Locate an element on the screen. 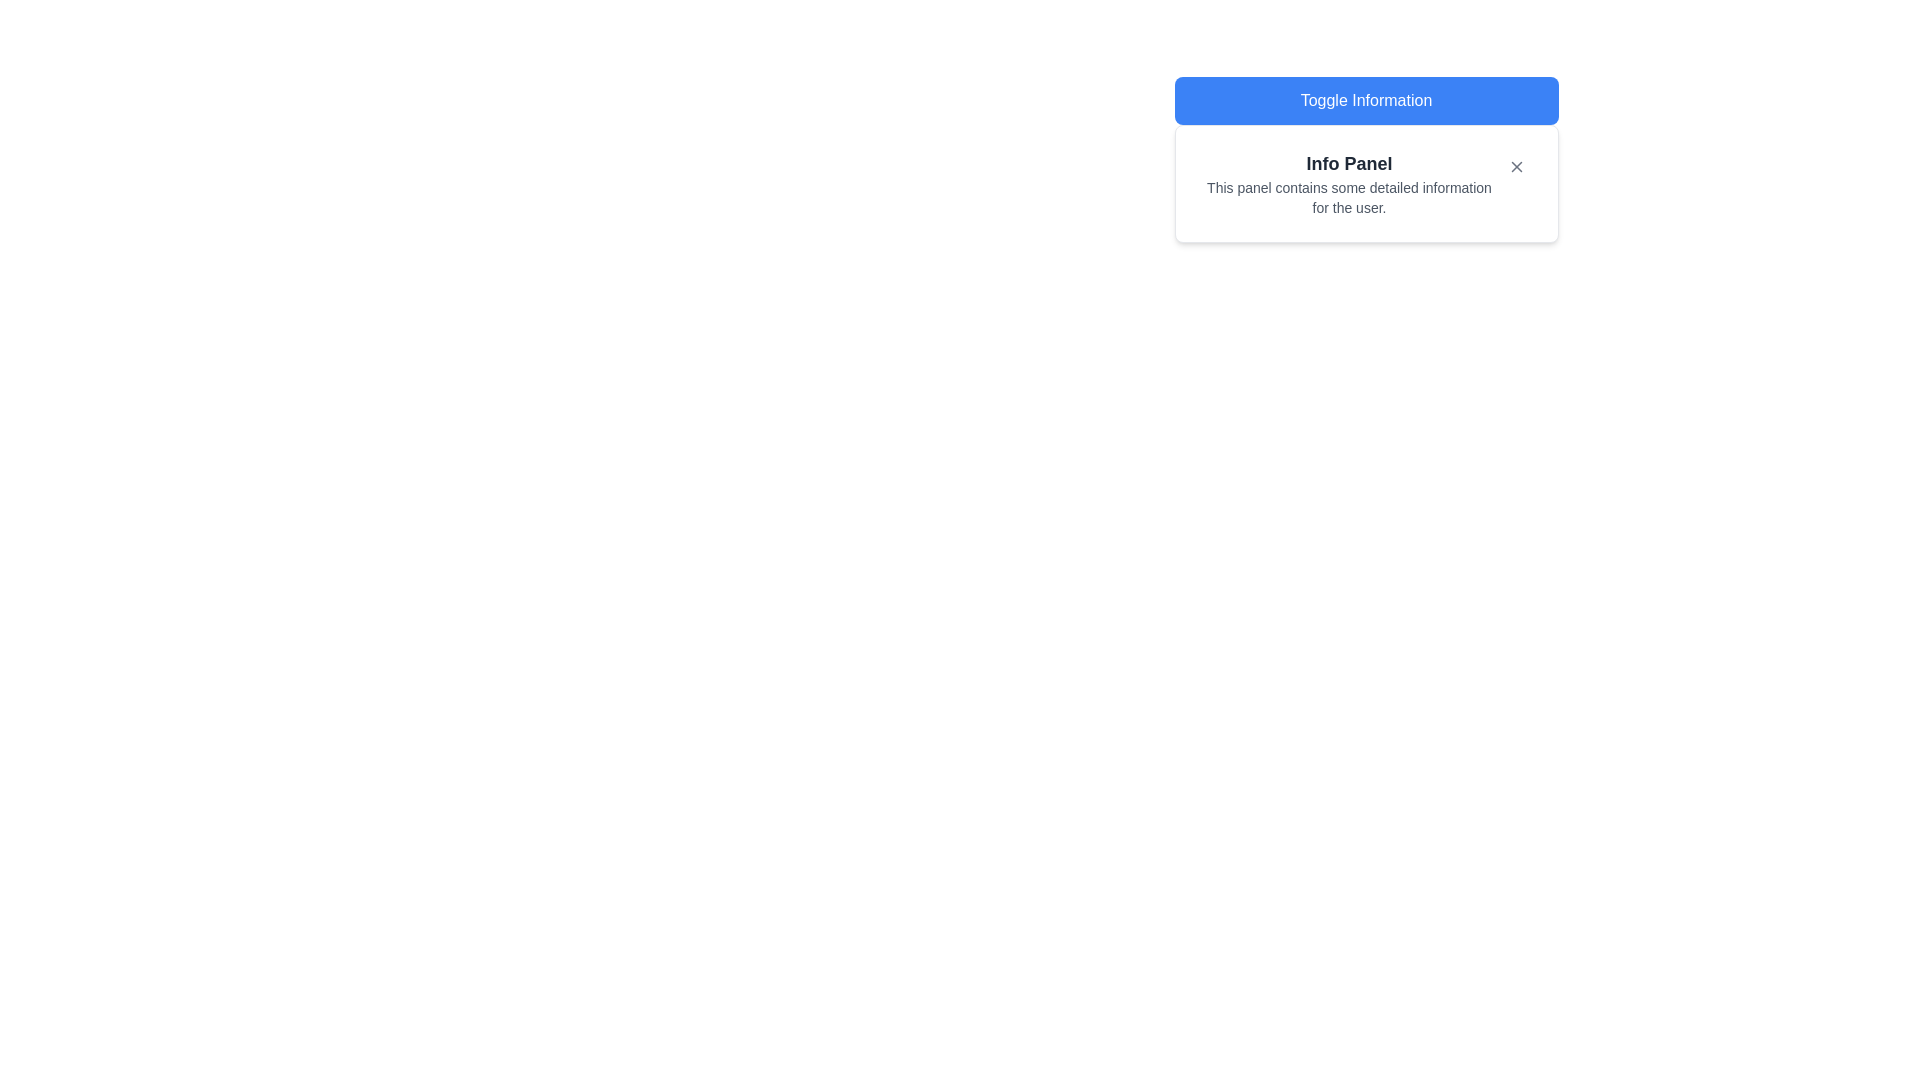 This screenshot has width=1920, height=1080. the text label displaying 'This panel contains some detailed information for the user.' which is located below the 'Info Panel' header in the card interface is located at coordinates (1349, 197).